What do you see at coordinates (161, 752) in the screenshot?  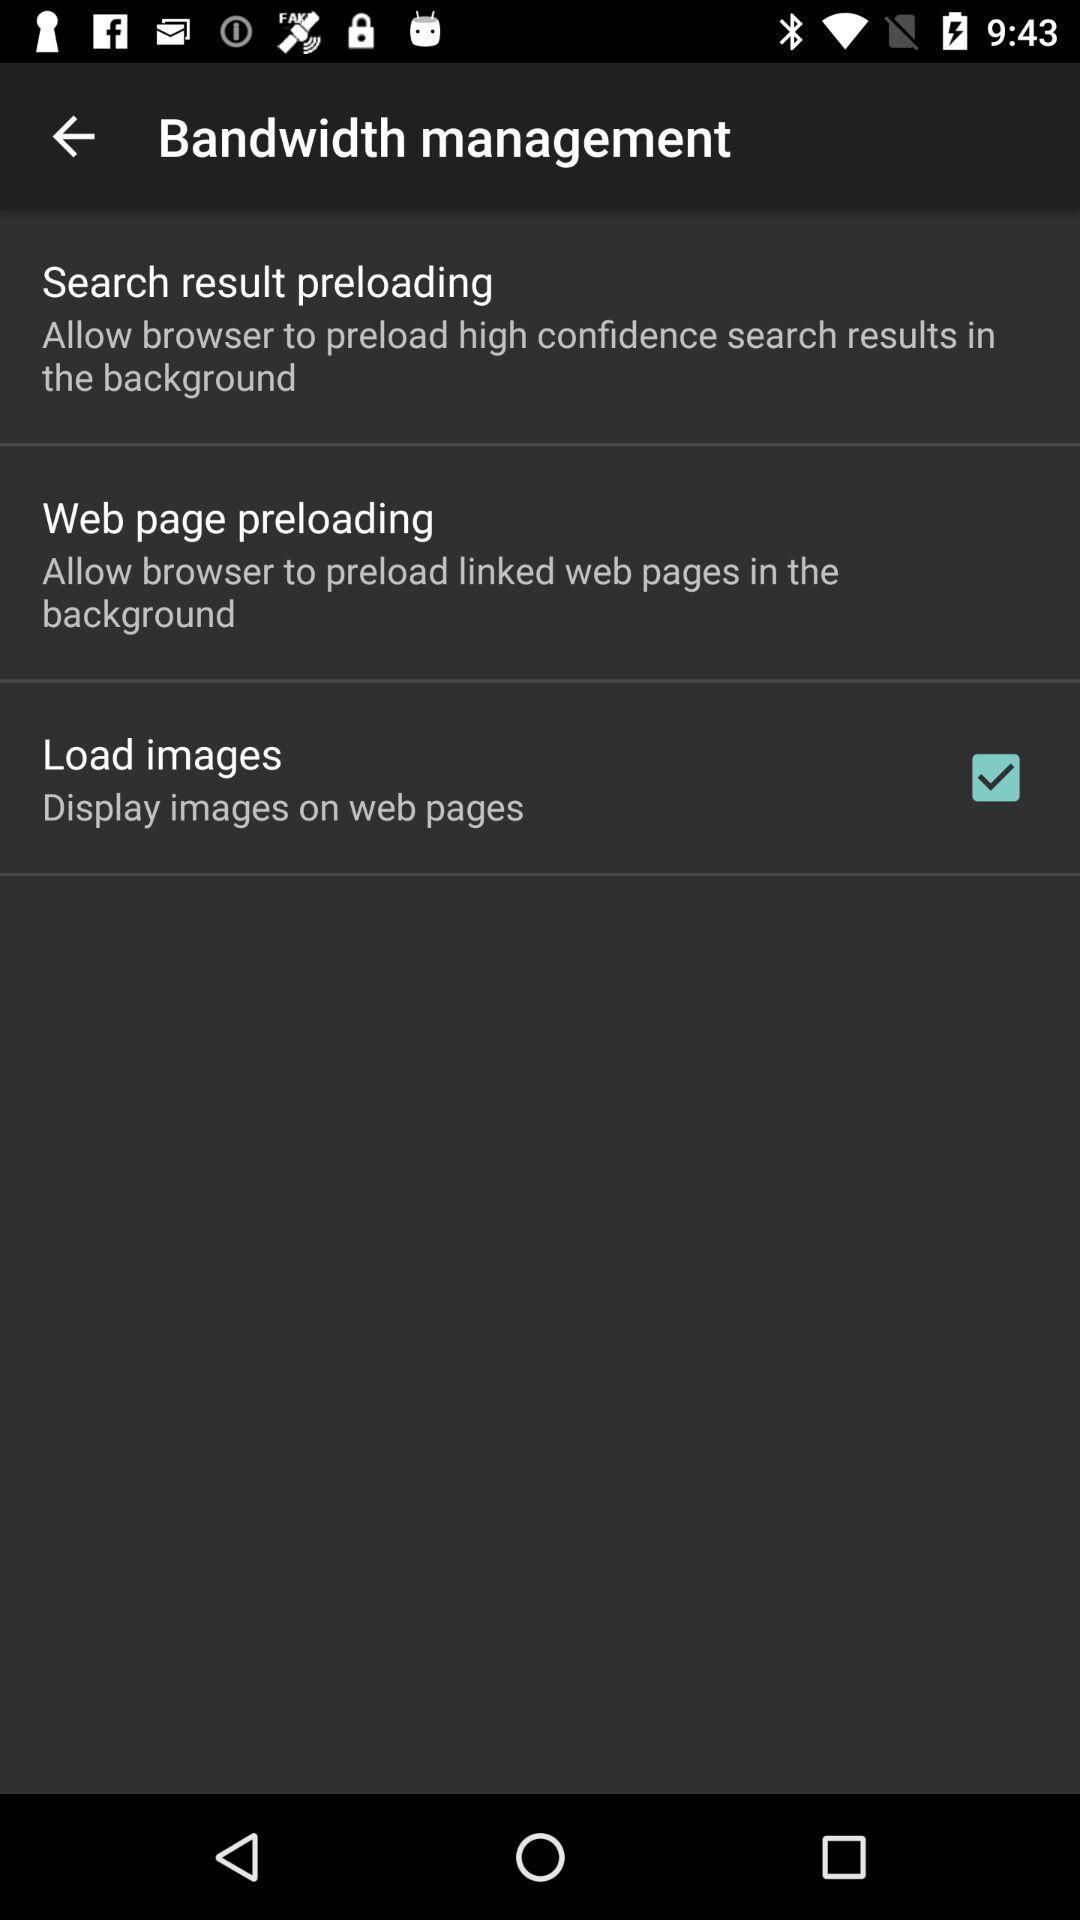 I see `item above the display images on` at bounding box center [161, 752].